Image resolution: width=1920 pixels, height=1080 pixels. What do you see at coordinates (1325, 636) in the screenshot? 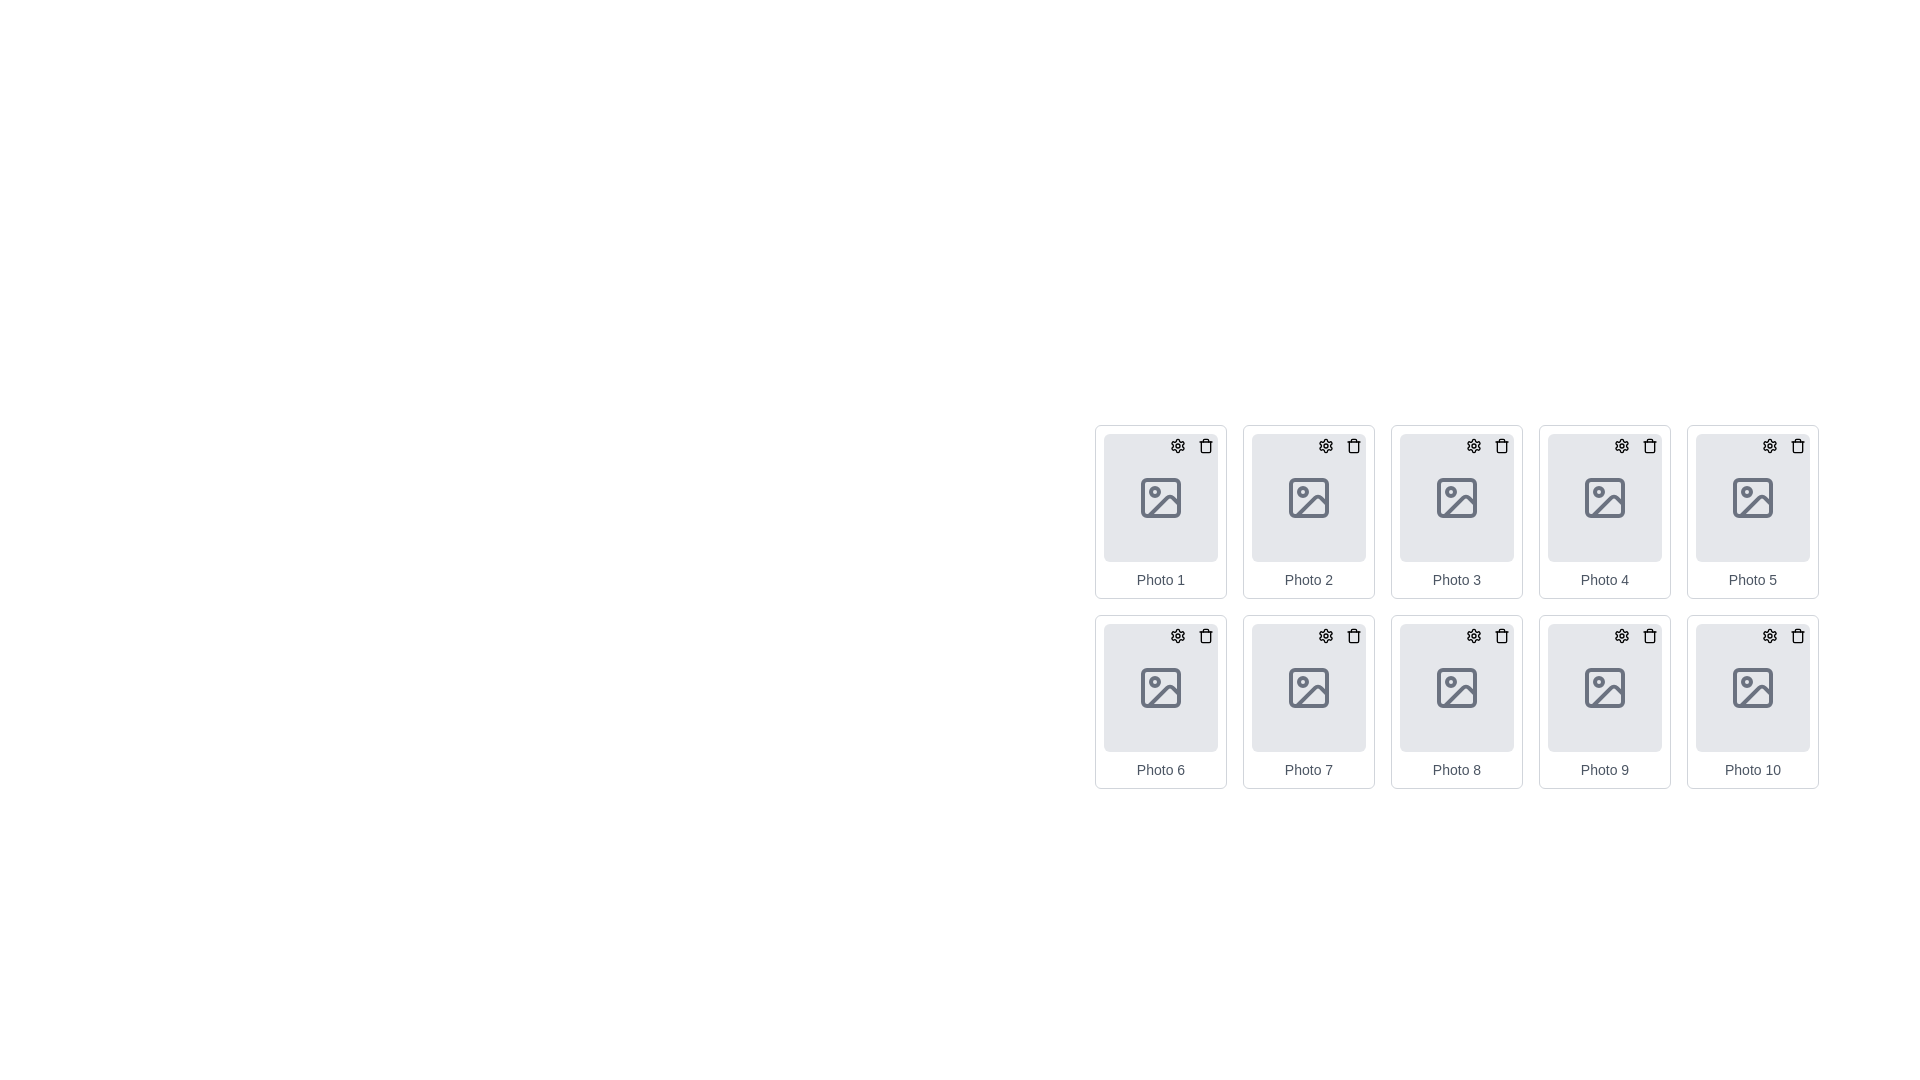
I see `the circular settings button with a gear icon located at the top-right corner of the 'Photo 7' card` at bounding box center [1325, 636].